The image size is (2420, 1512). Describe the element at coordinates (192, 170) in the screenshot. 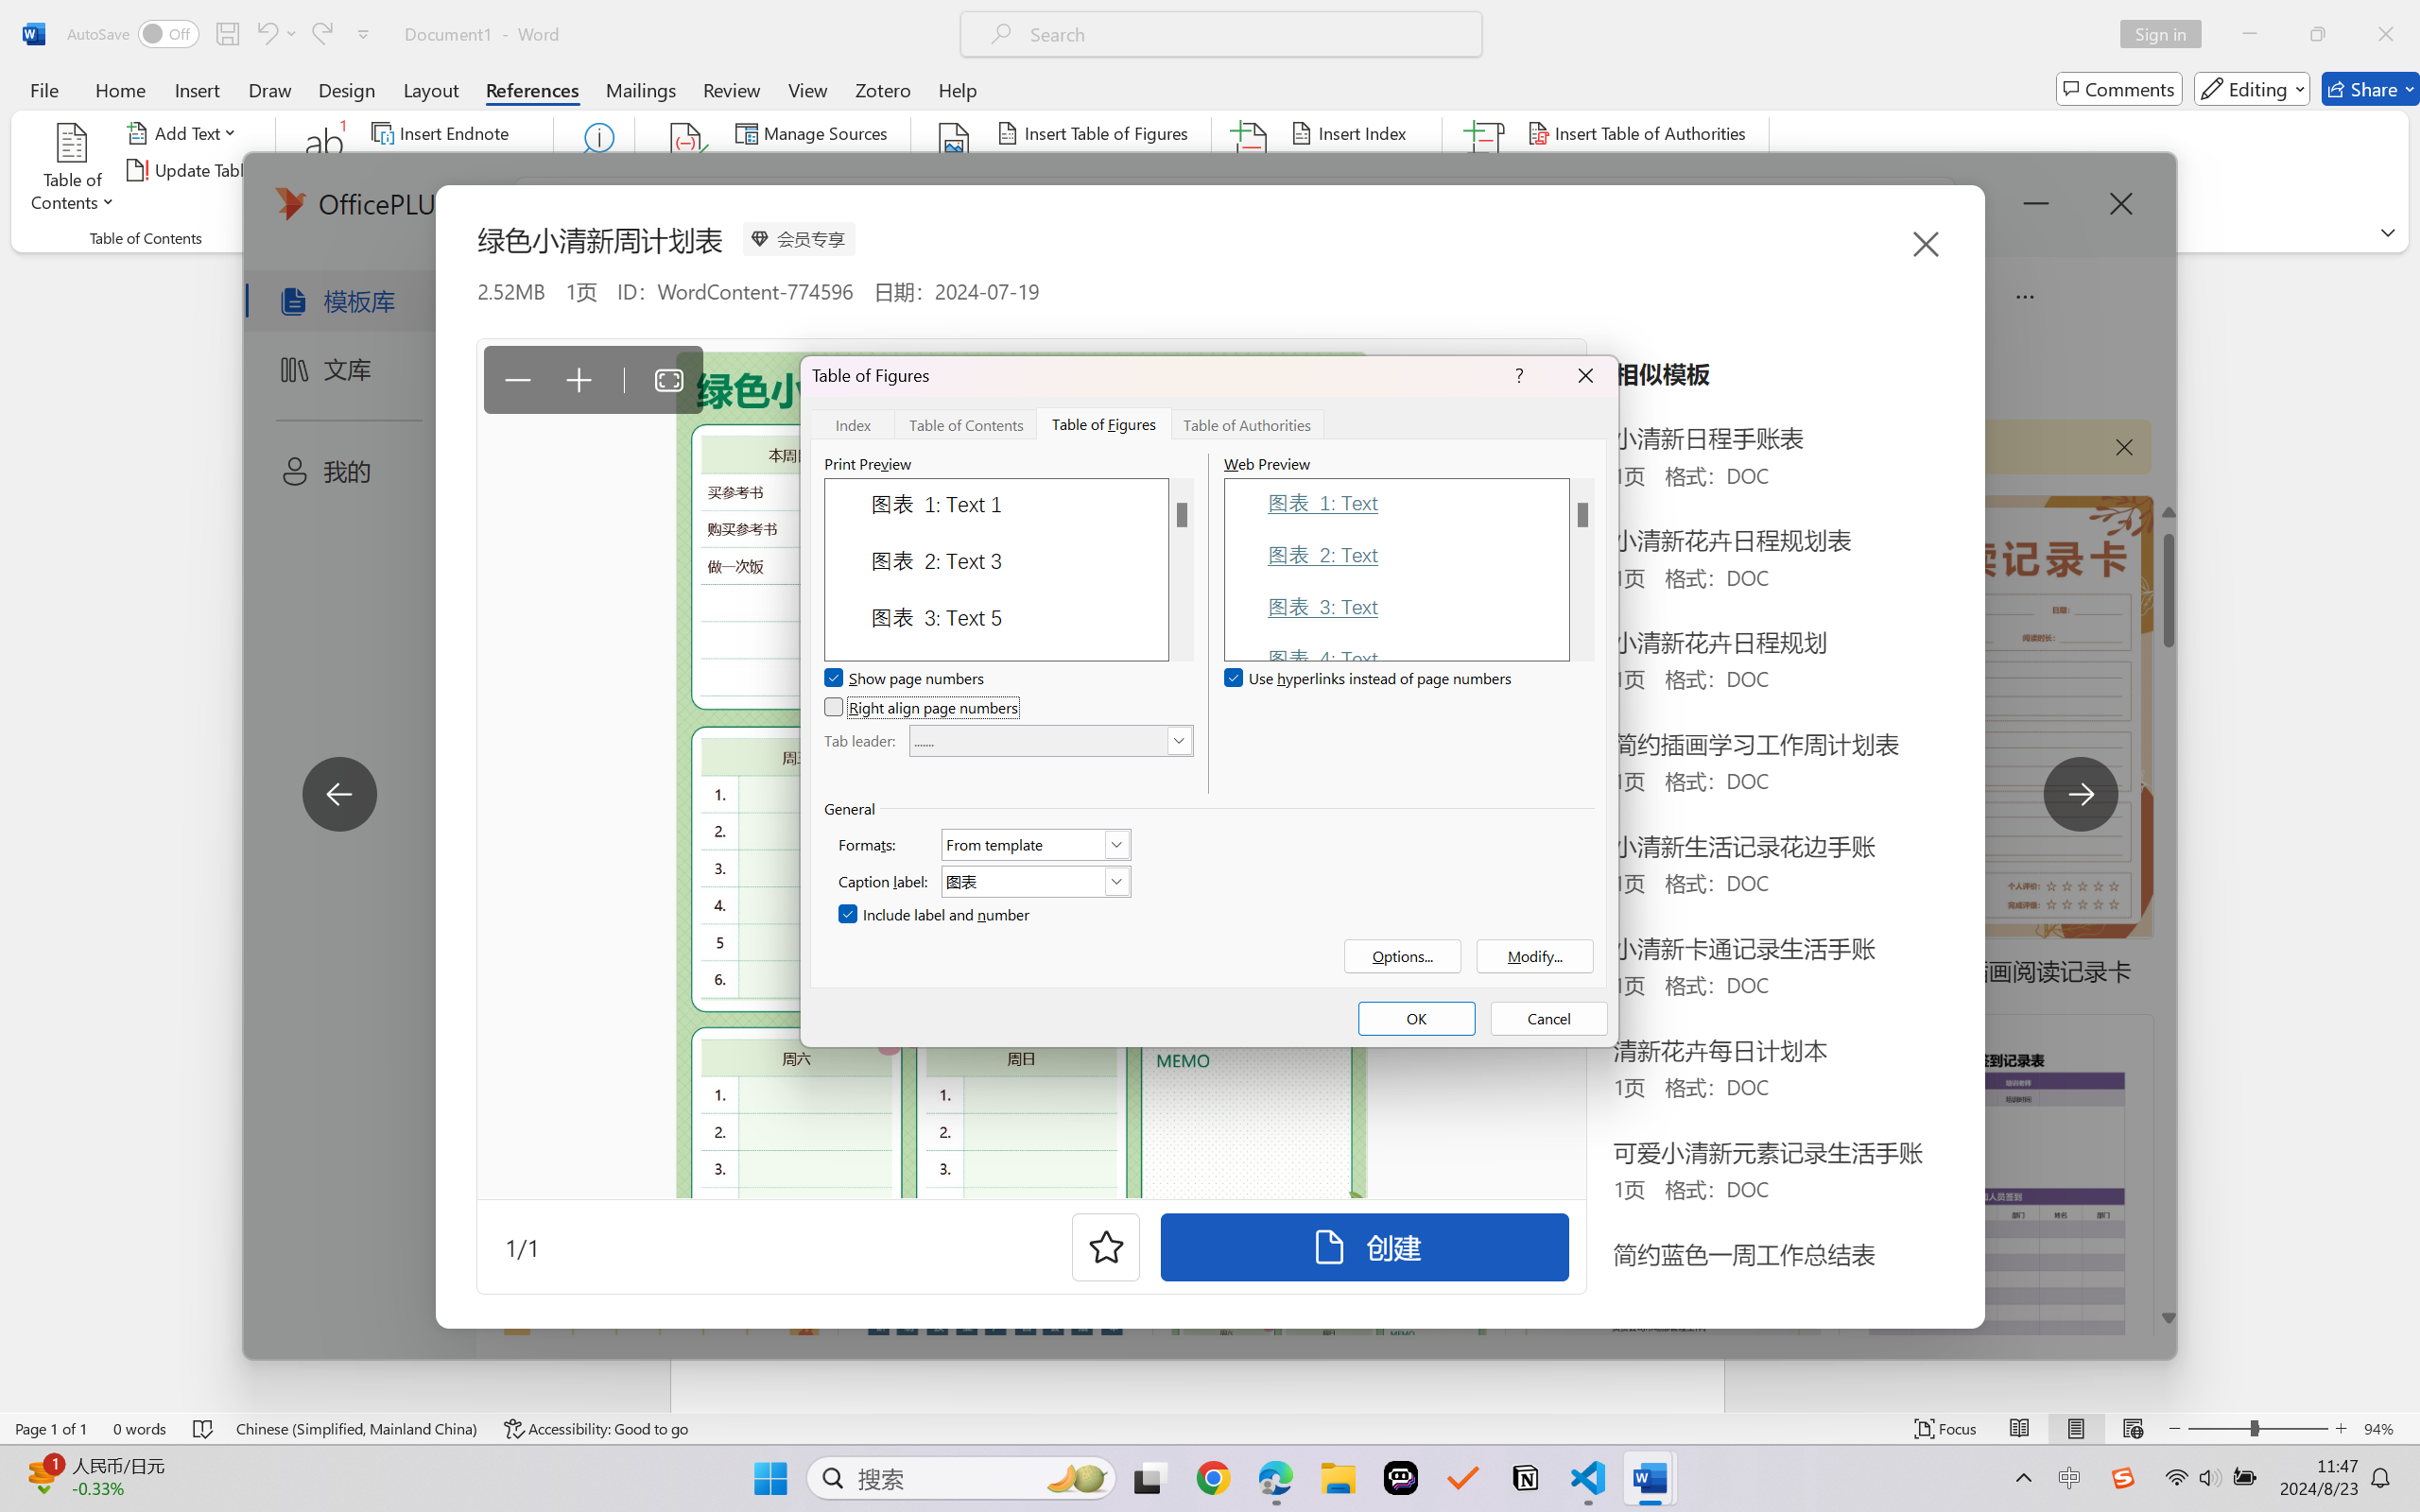

I see `'Update Table...'` at that location.